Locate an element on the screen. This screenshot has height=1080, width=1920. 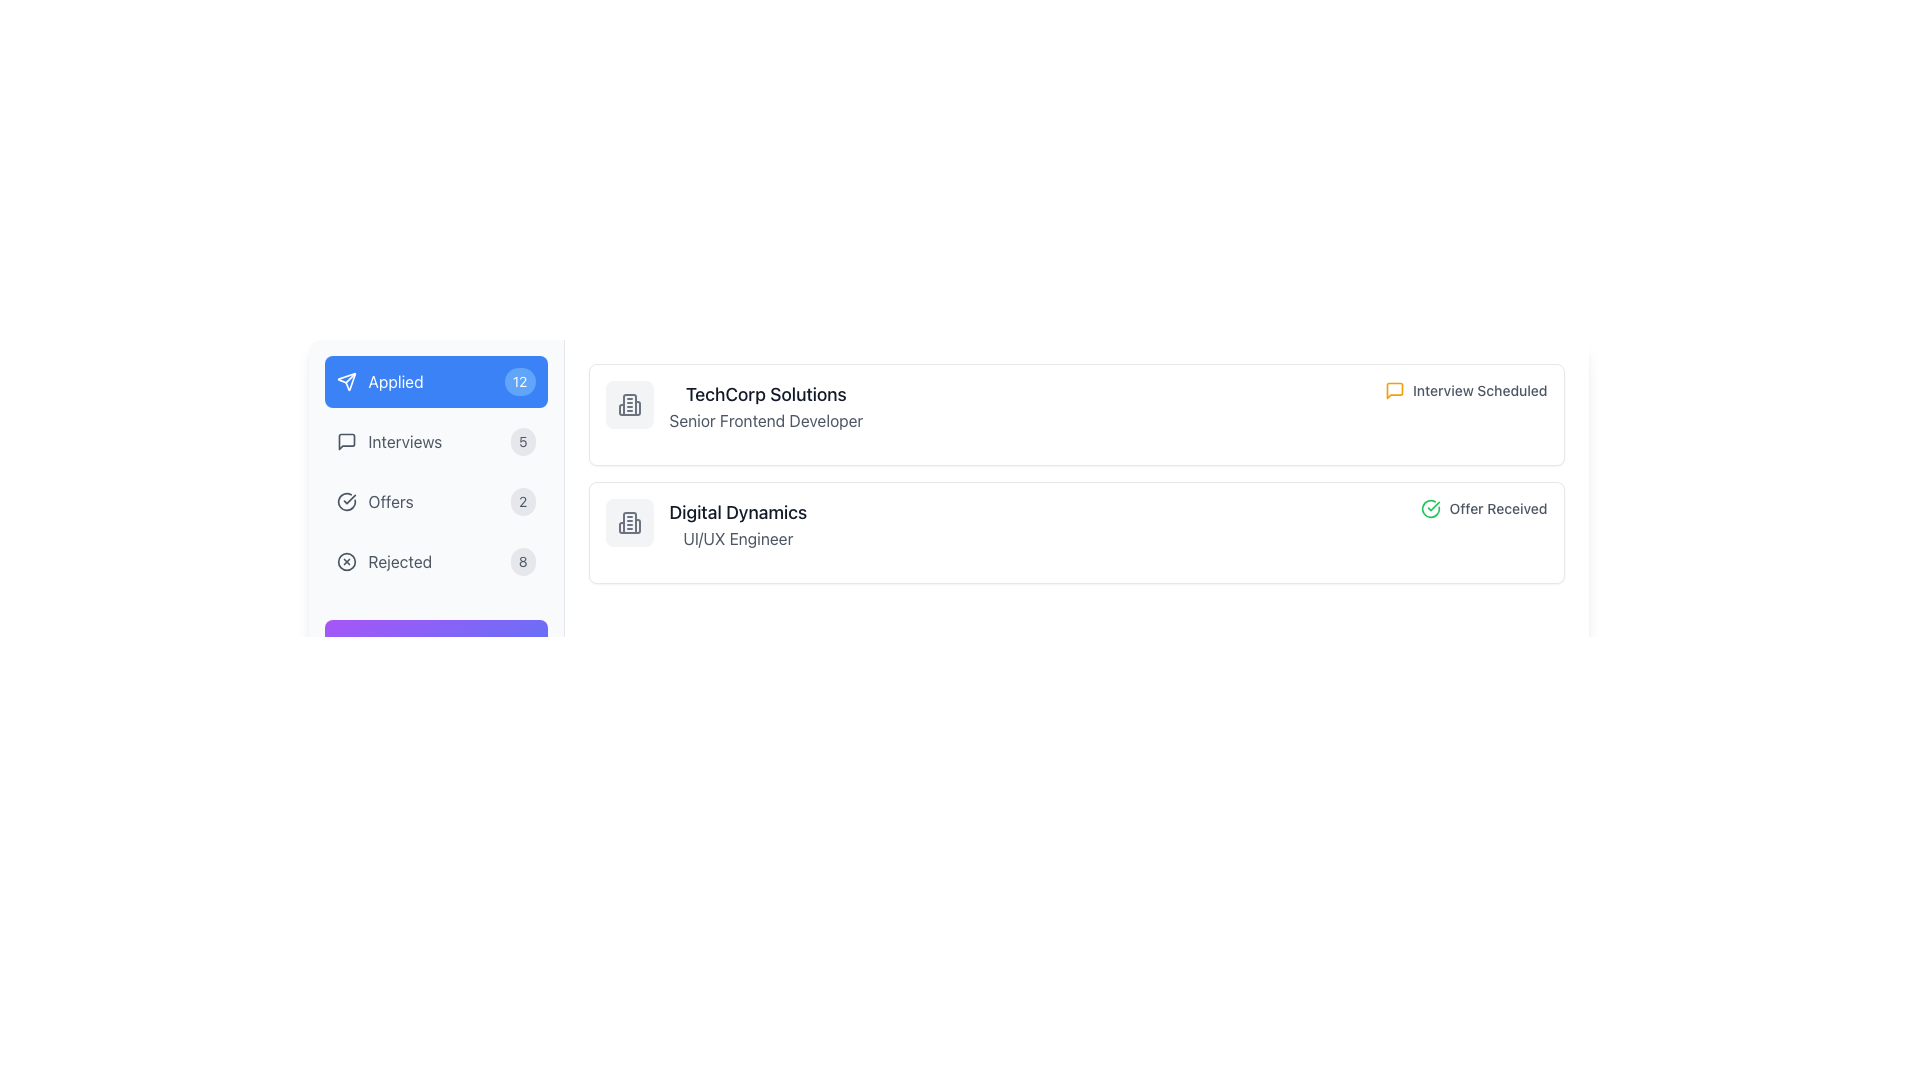
the business icon representing 'TechCorp Solutions' is located at coordinates (628, 405).